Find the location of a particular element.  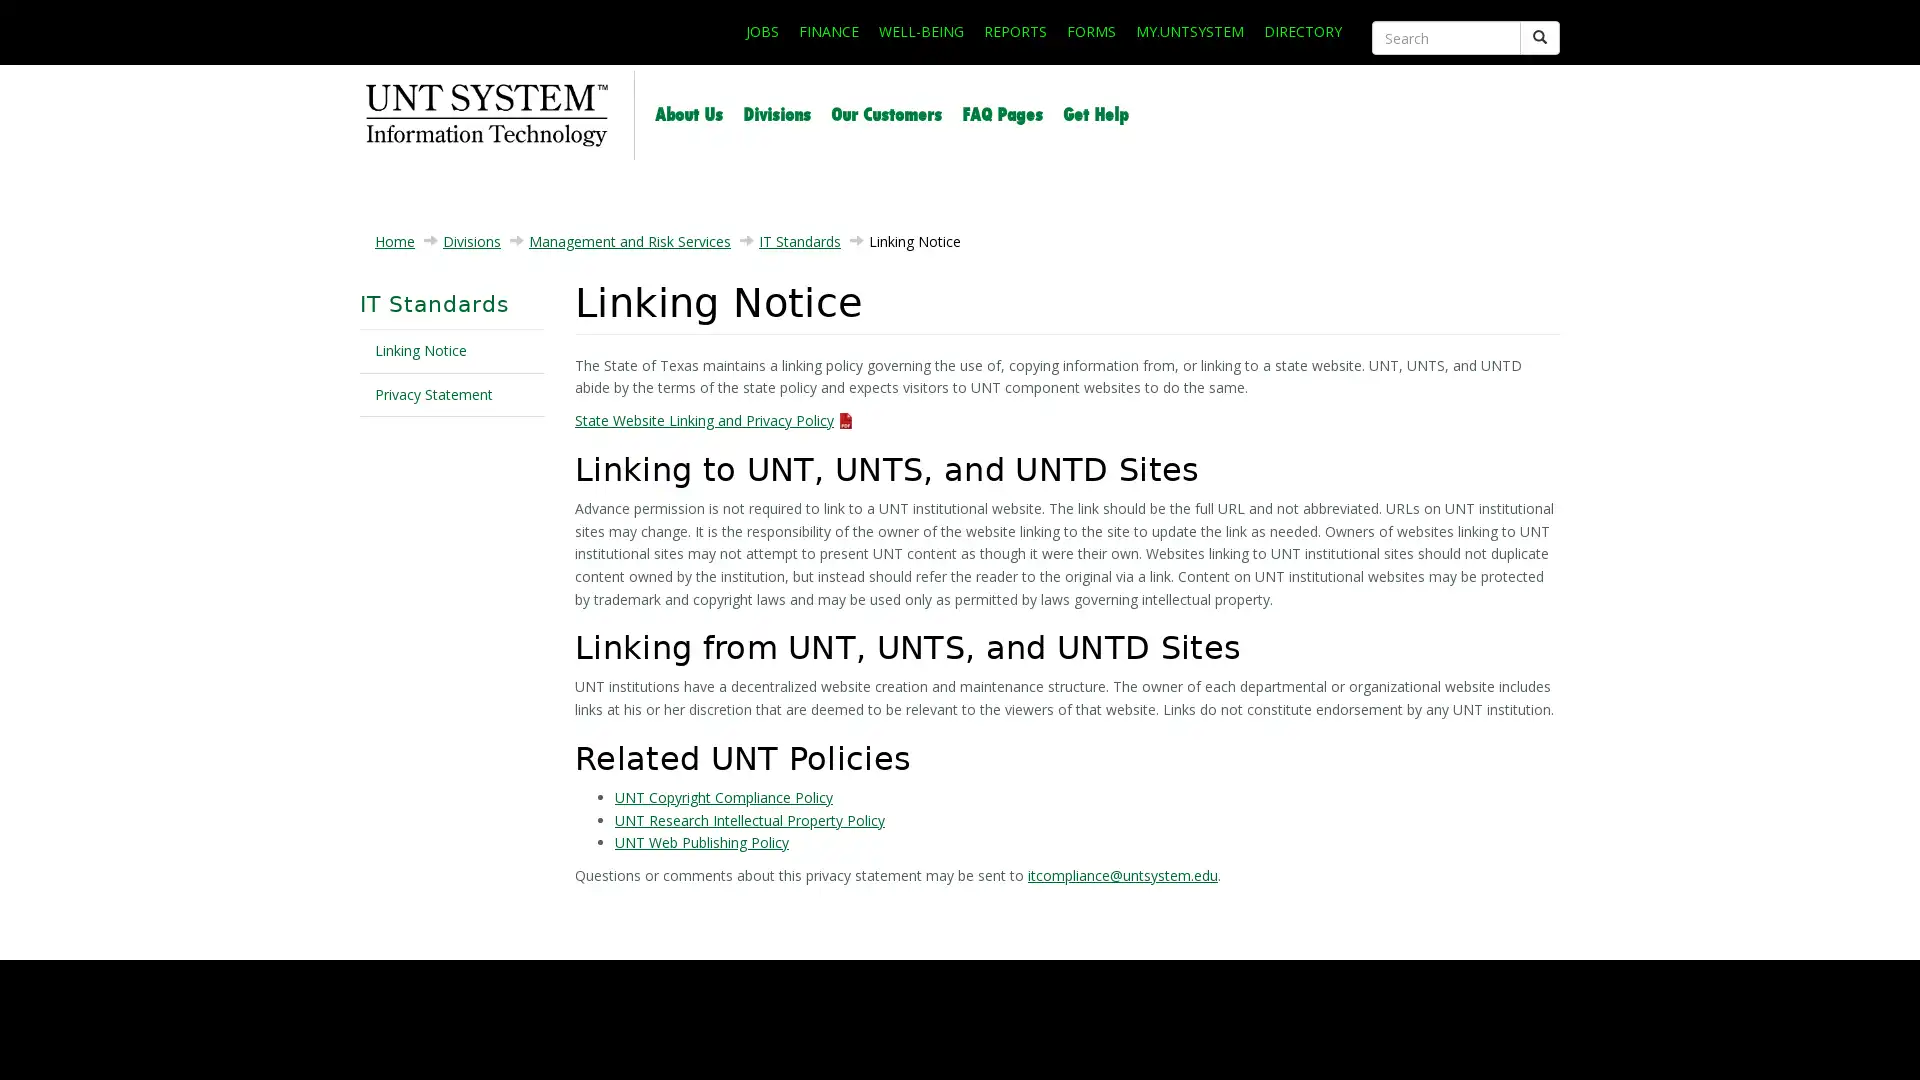

Submit is located at coordinates (1539, 38).